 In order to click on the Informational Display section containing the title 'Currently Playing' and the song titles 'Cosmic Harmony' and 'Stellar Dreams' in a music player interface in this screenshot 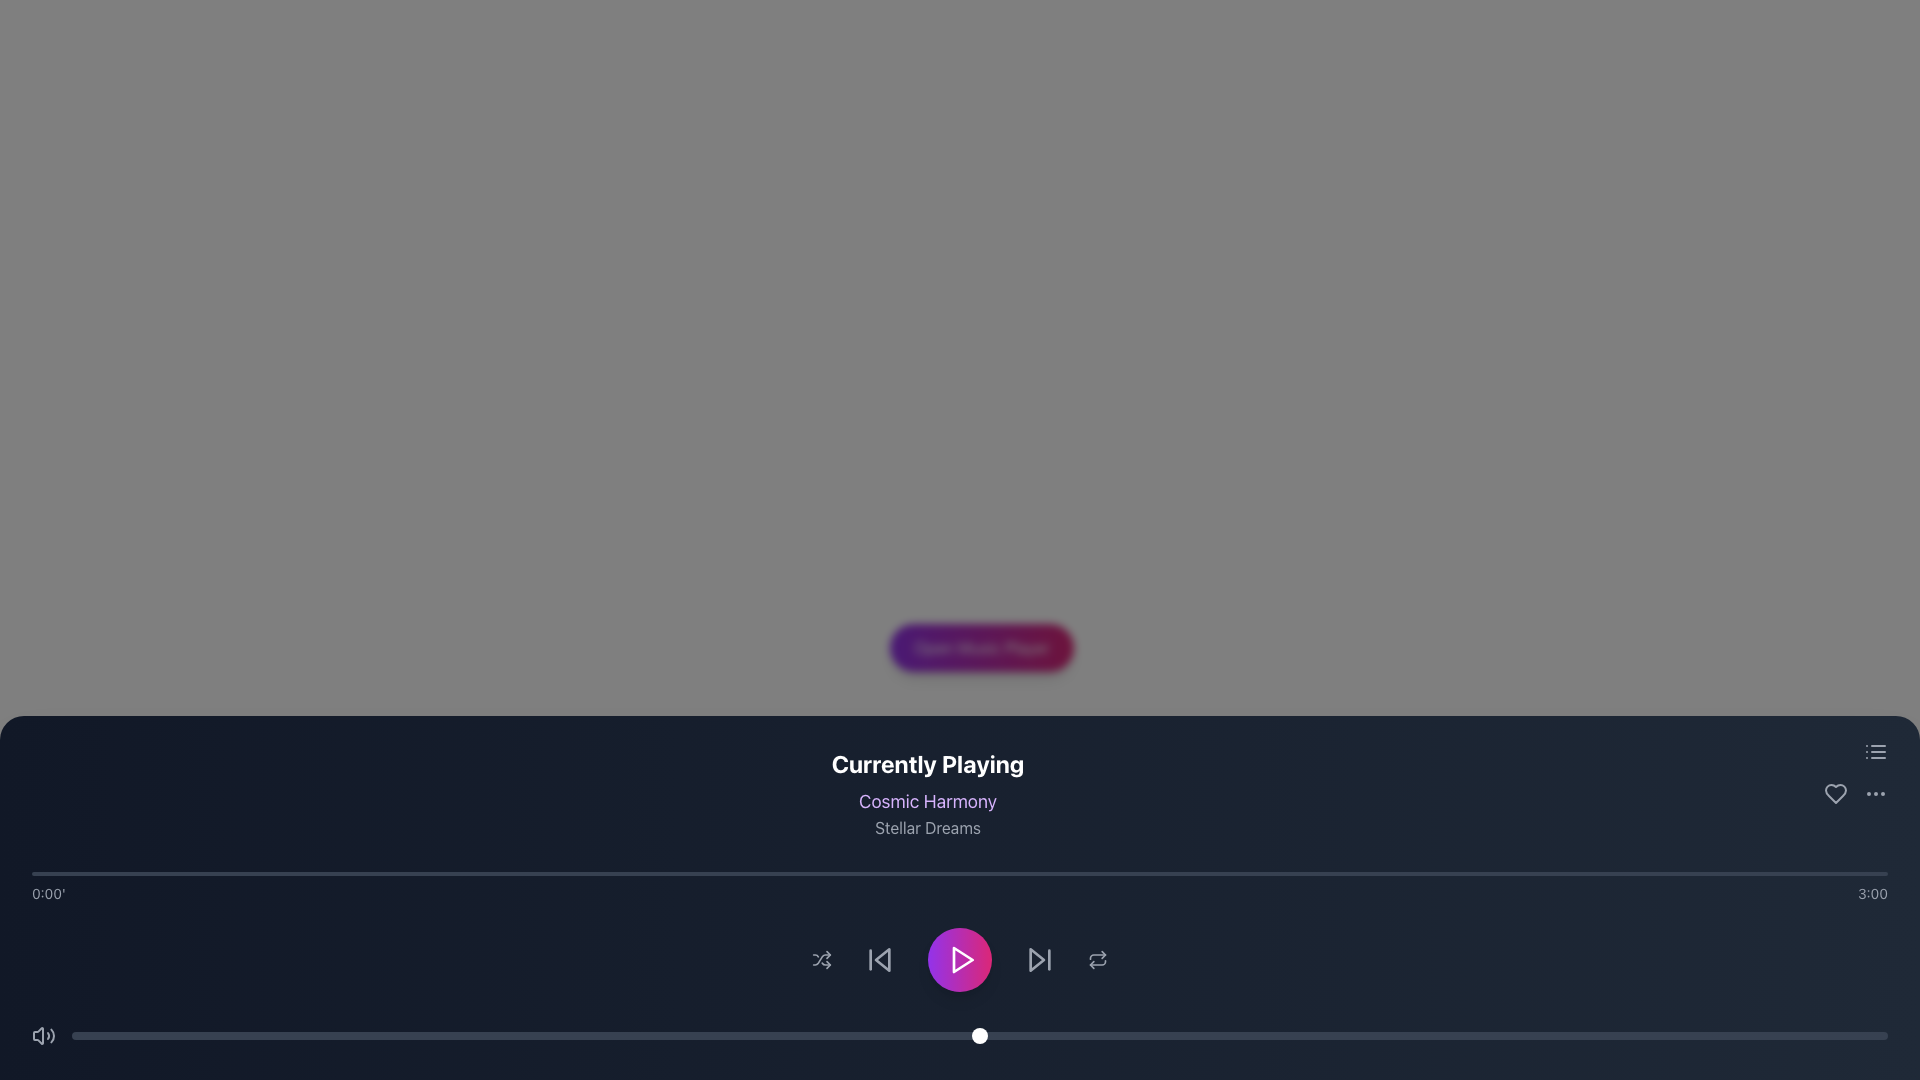, I will do `click(982, 774)`.